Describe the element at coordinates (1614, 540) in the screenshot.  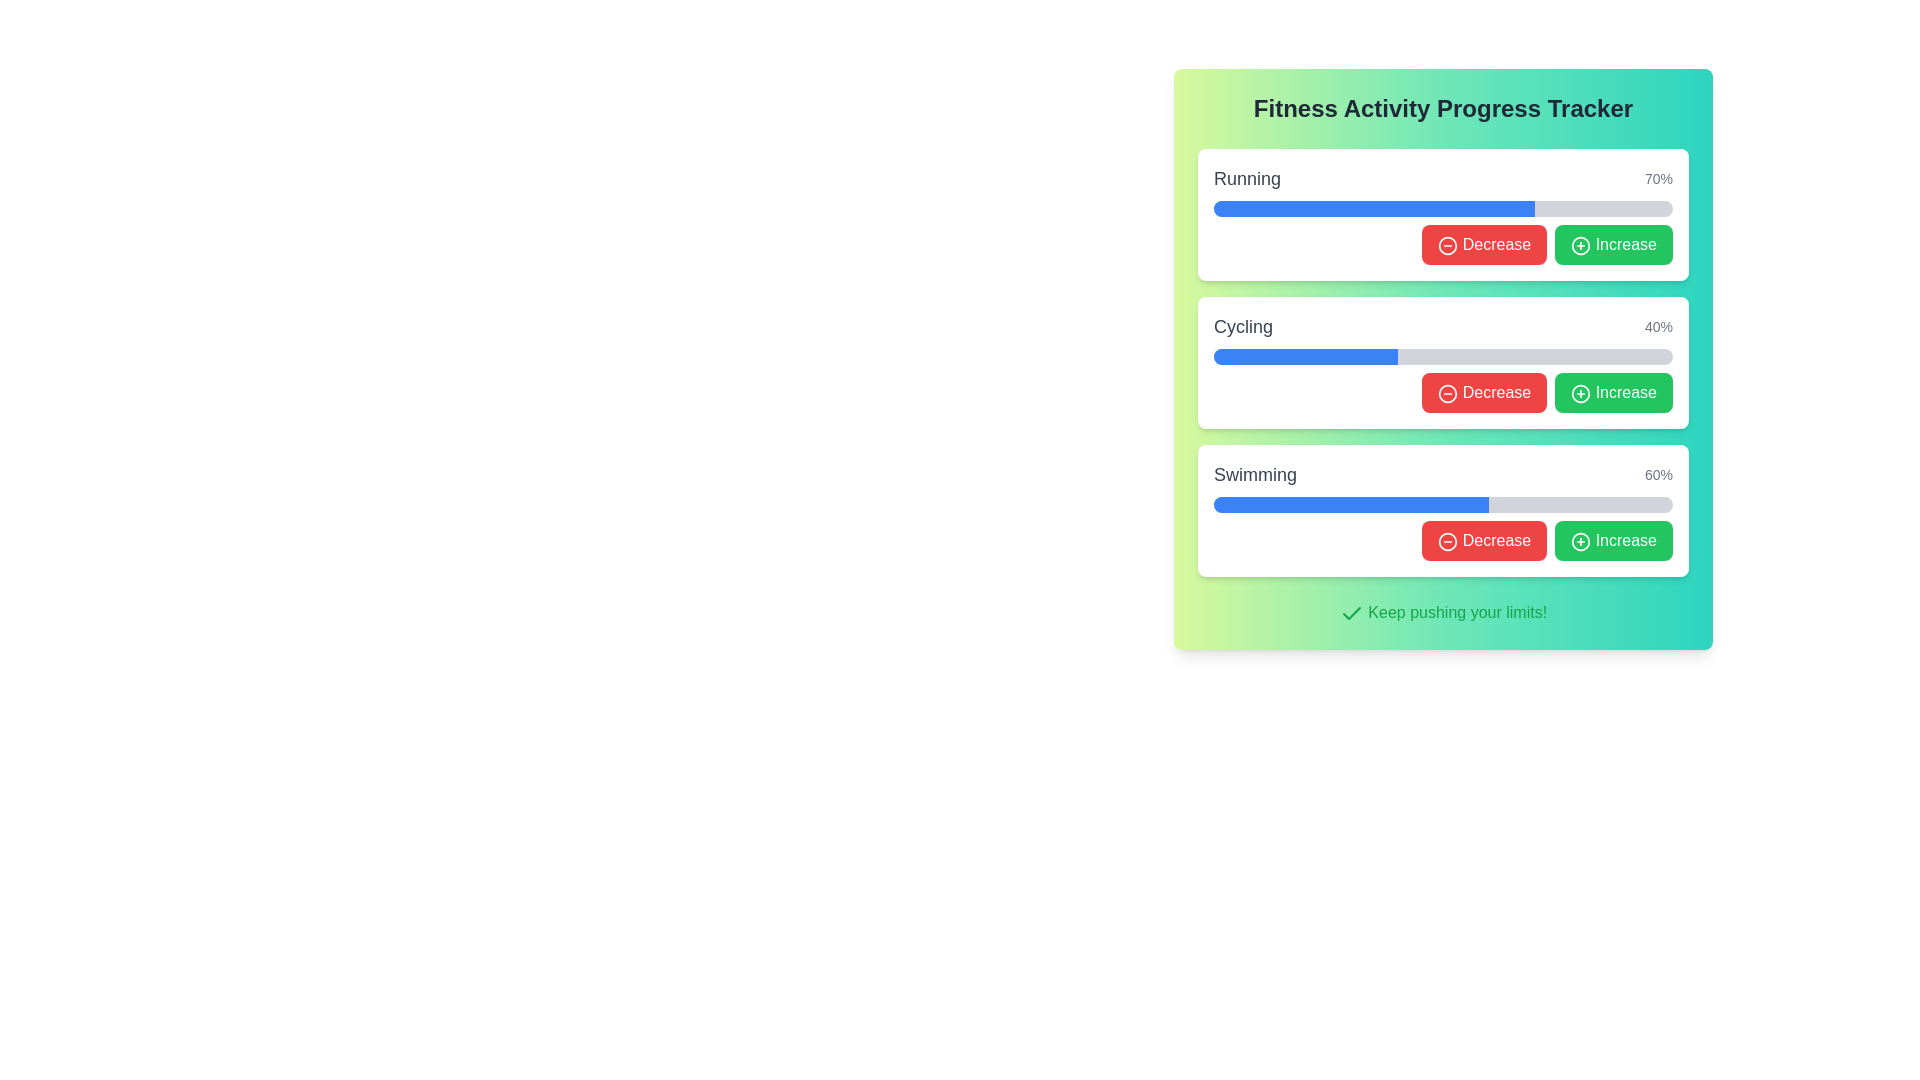
I see `the 'Increase' button, which has a green background, rounded corners, and white text with a plus icon, located in the 'Swimming' activity controls at the bottom of the grouped activity trackers` at that location.